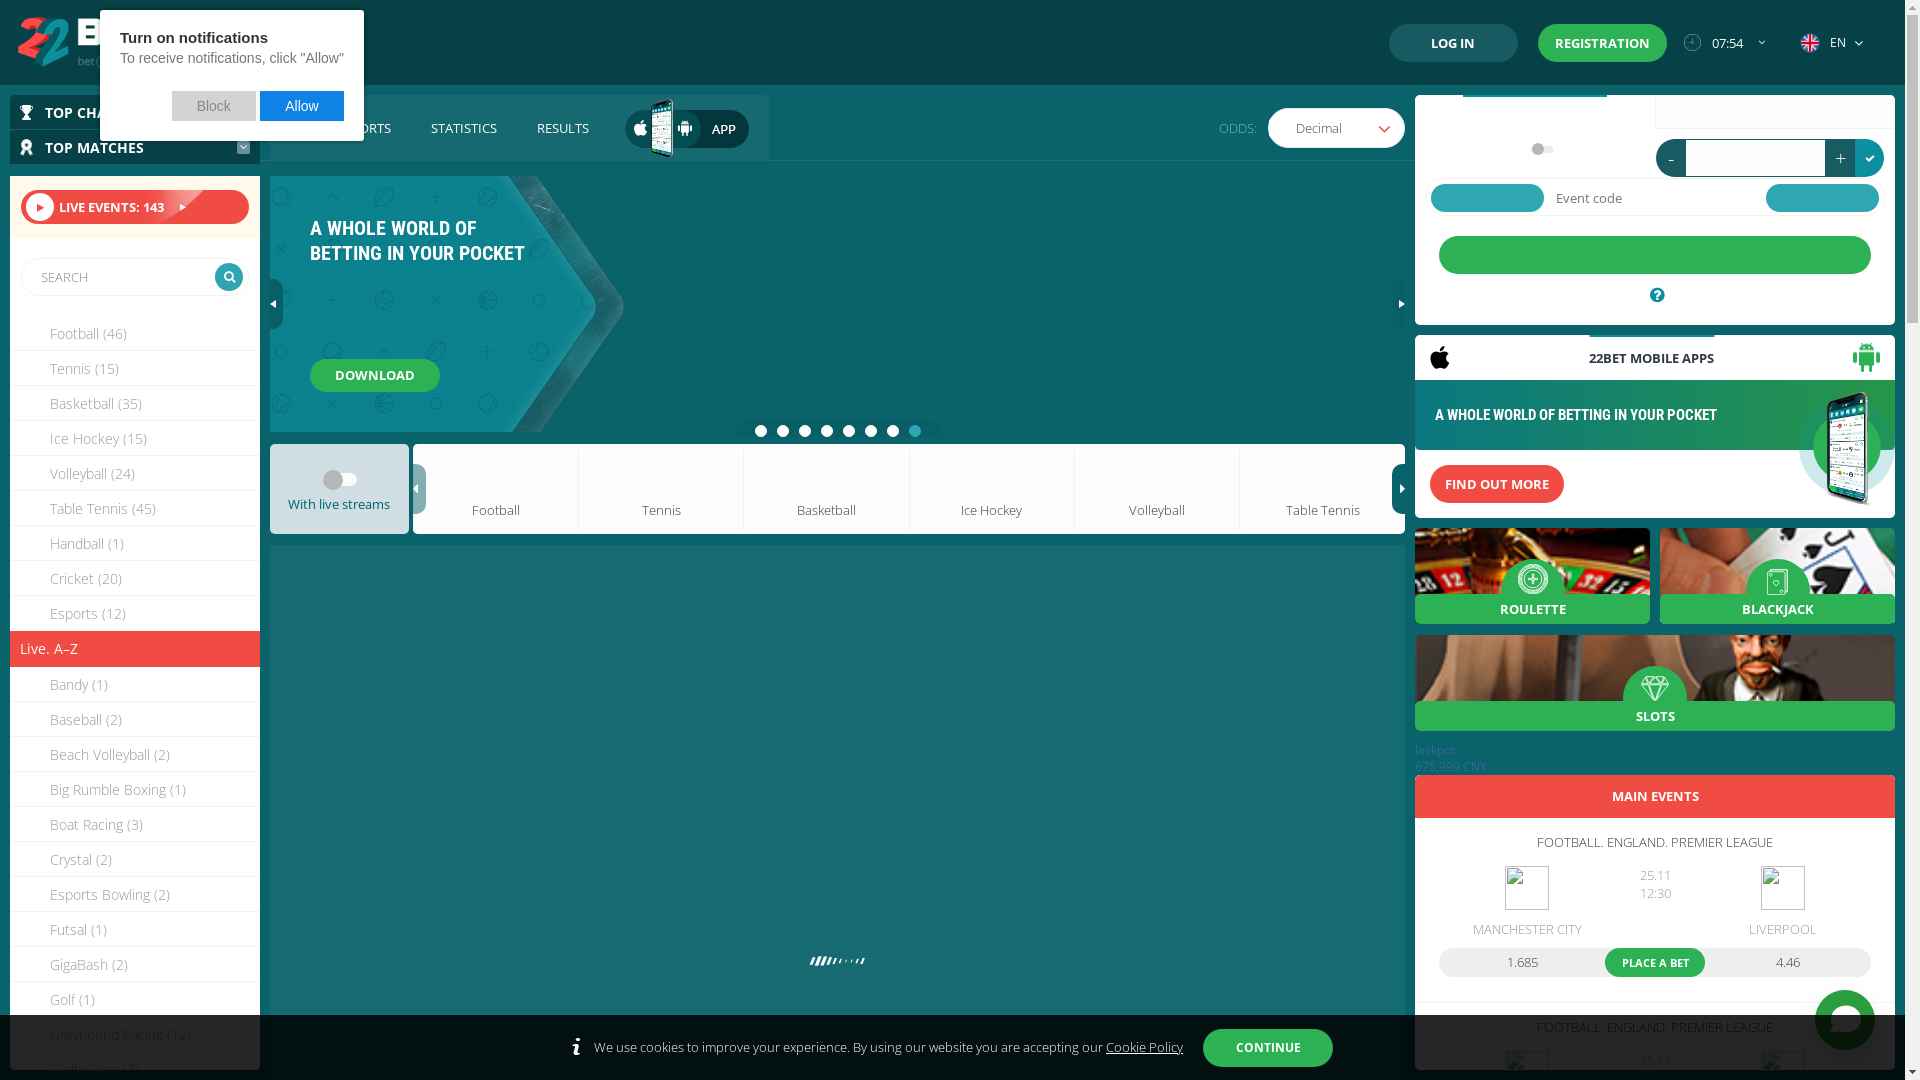  Describe the element at coordinates (1531, 575) in the screenshot. I see `'ROULETTE'` at that location.